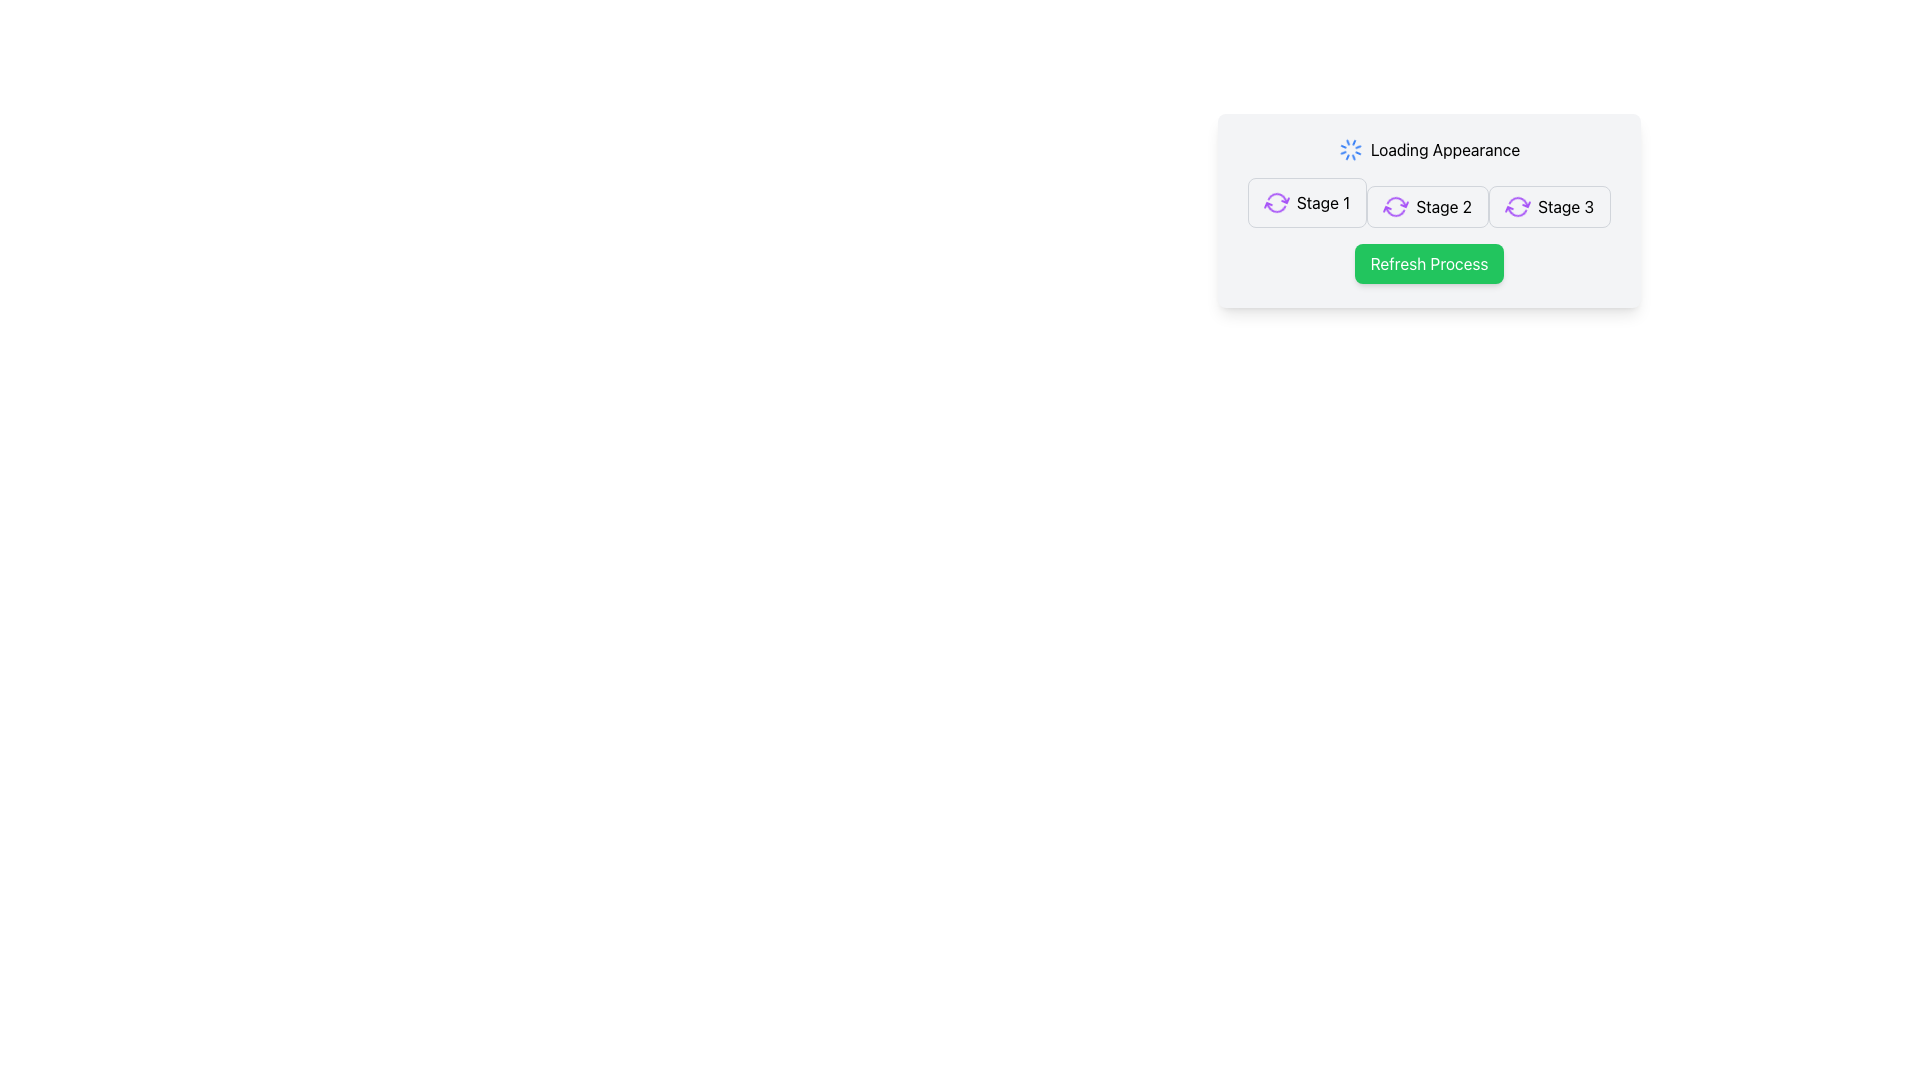 The width and height of the screenshot is (1920, 1080). I want to click on the first Label with Icon that indicates the first stage of a multi-step process, positioned above the 'Refresh Process' button and below the 'Loading Appearance' title, so click(1307, 203).